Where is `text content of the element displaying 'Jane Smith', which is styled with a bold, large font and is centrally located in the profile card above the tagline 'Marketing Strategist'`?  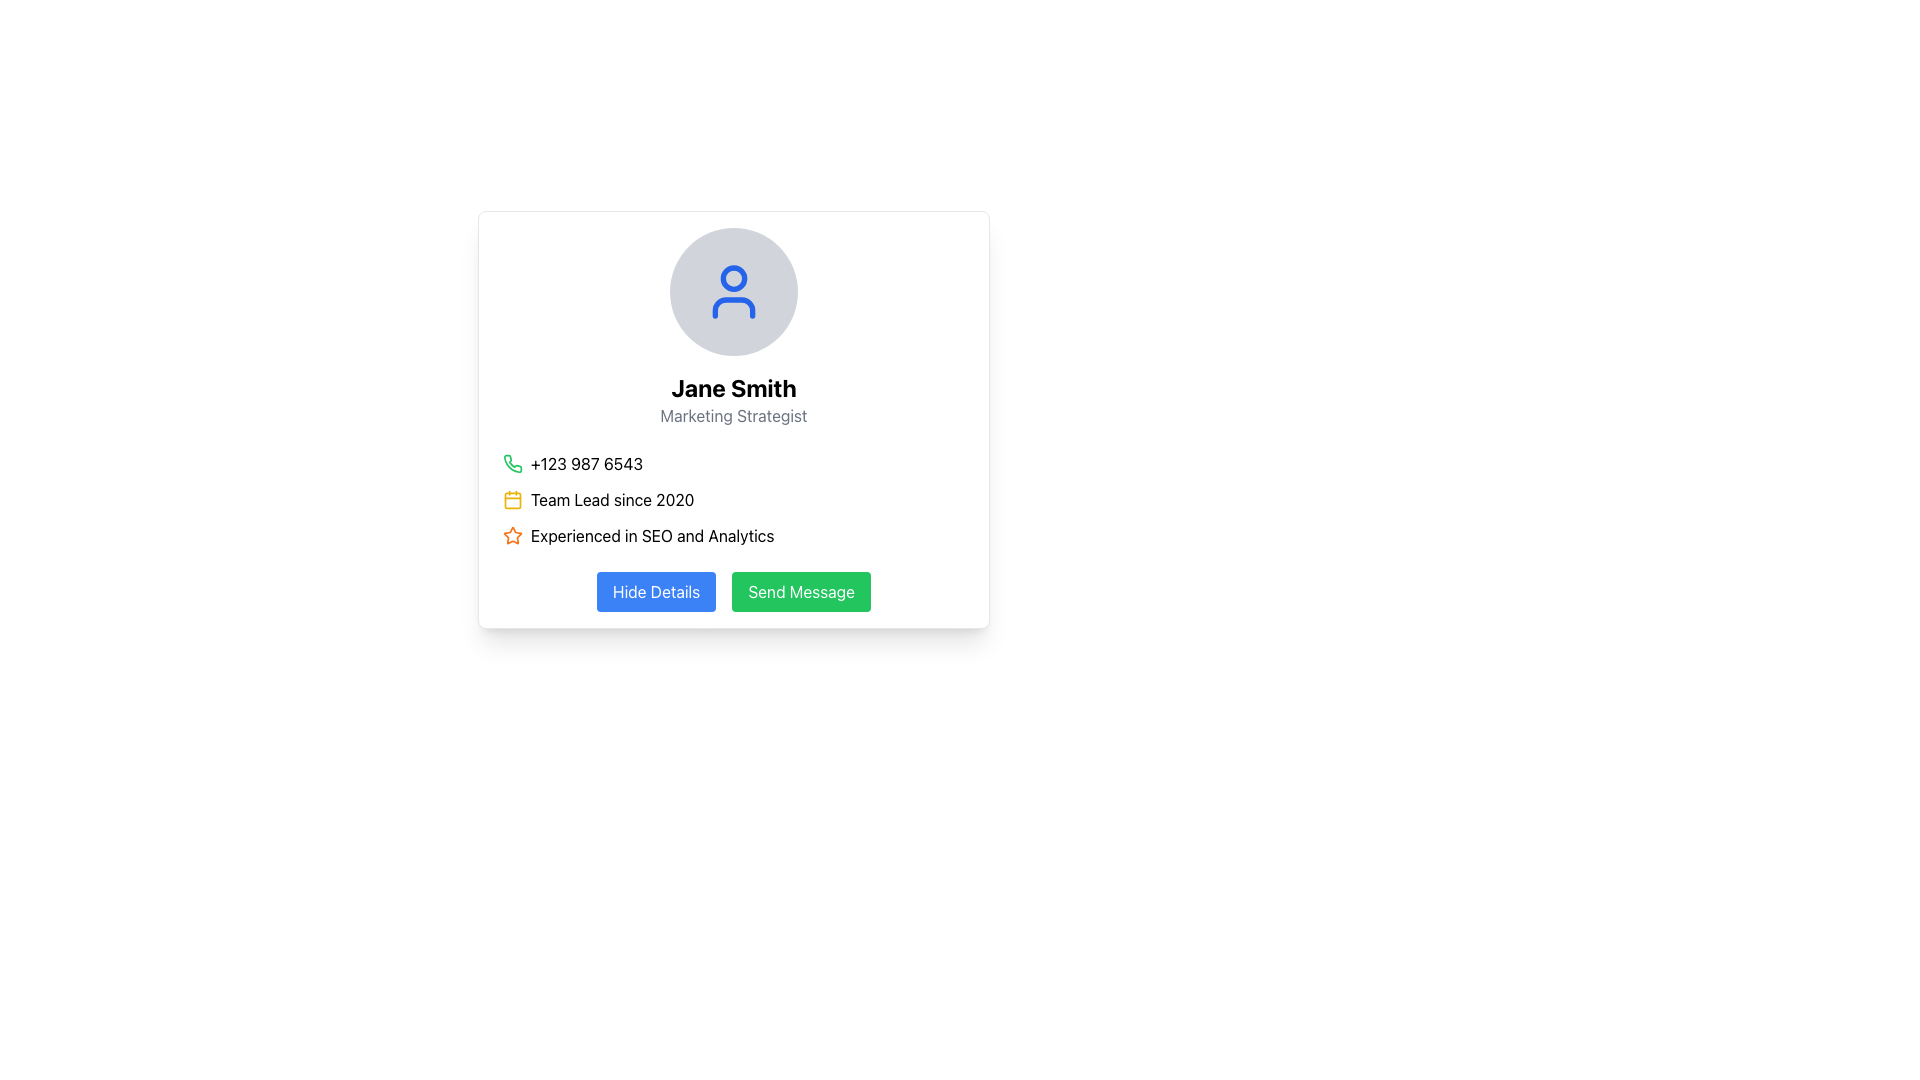 text content of the element displaying 'Jane Smith', which is styled with a bold, large font and is centrally located in the profile card above the tagline 'Marketing Strategist' is located at coordinates (733, 388).